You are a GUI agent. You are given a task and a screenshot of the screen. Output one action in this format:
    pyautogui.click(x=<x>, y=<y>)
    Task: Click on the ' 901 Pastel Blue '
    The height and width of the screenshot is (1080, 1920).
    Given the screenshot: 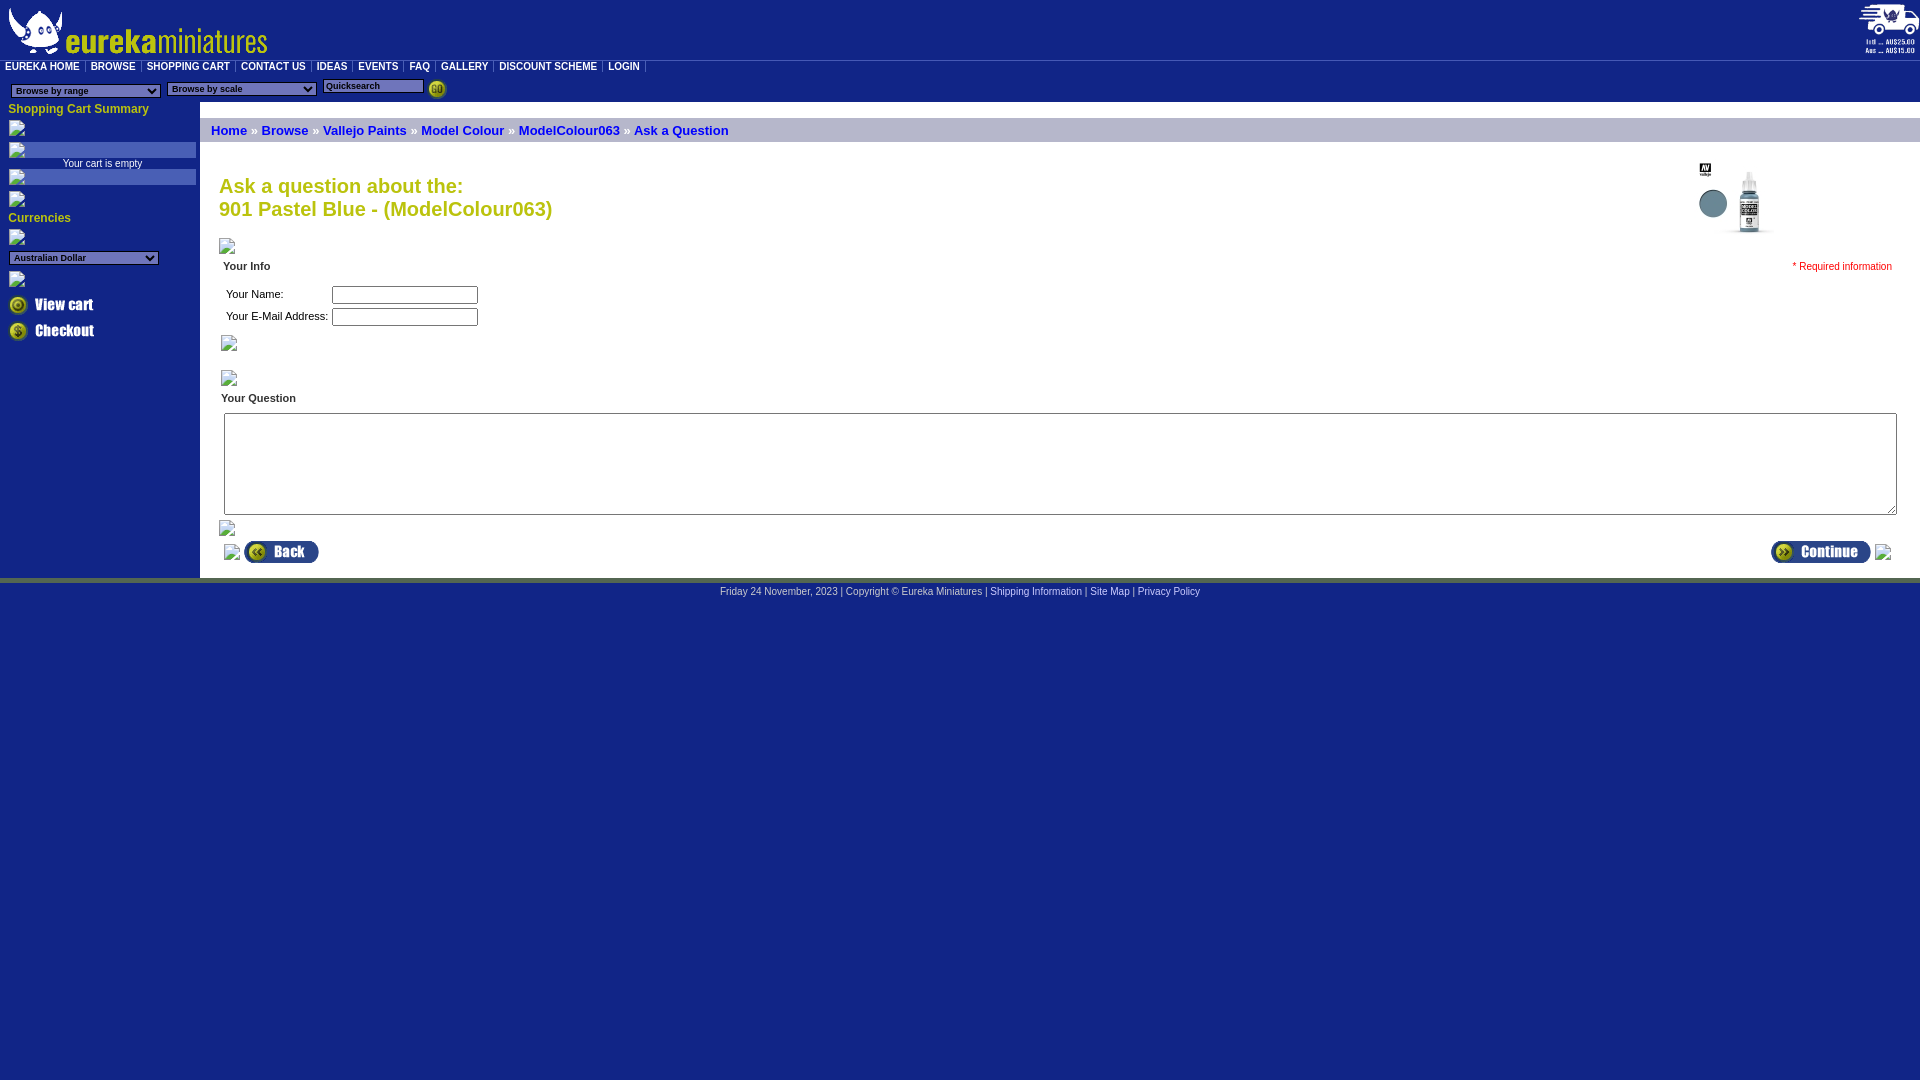 What is the action you would take?
    pyautogui.click(x=1732, y=197)
    